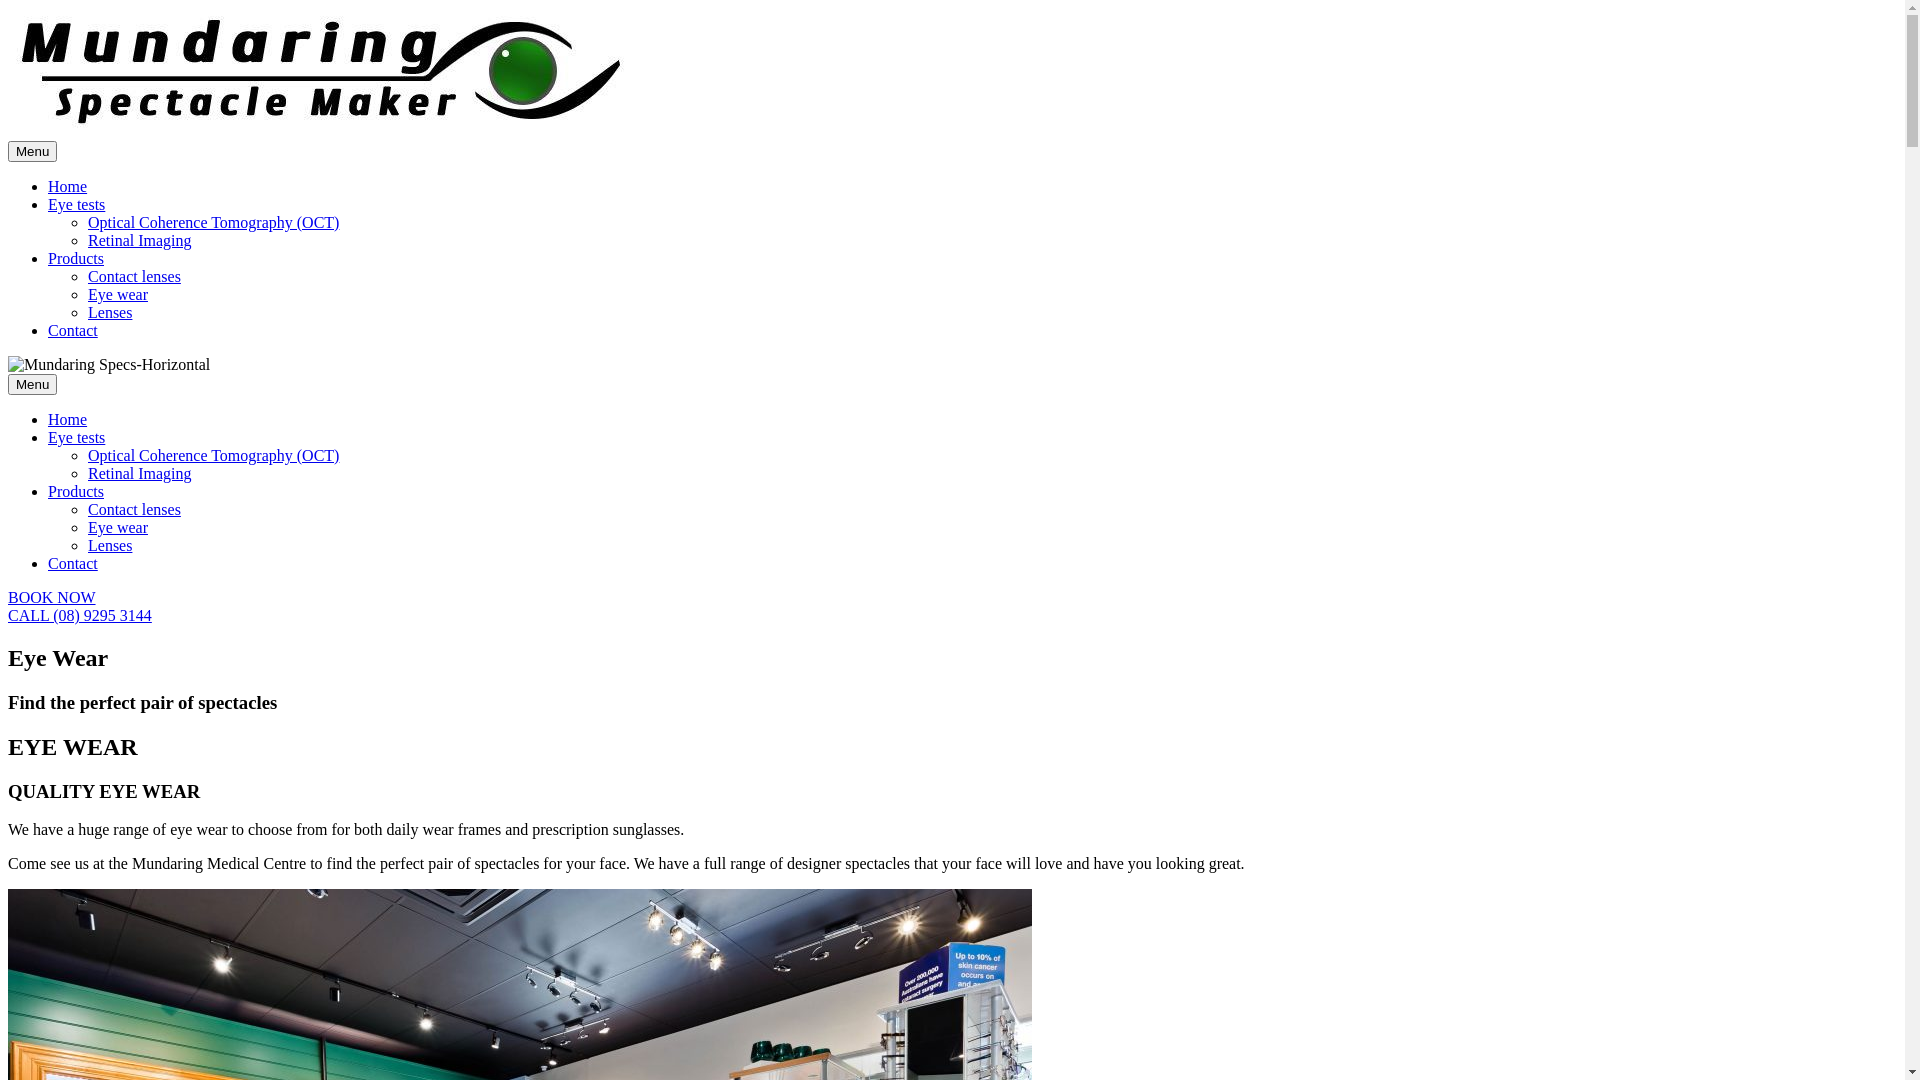 This screenshot has width=1920, height=1080. What do you see at coordinates (109, 545) in the screenshot?
I see `'Lenses'` at bounding box center [109, 545].